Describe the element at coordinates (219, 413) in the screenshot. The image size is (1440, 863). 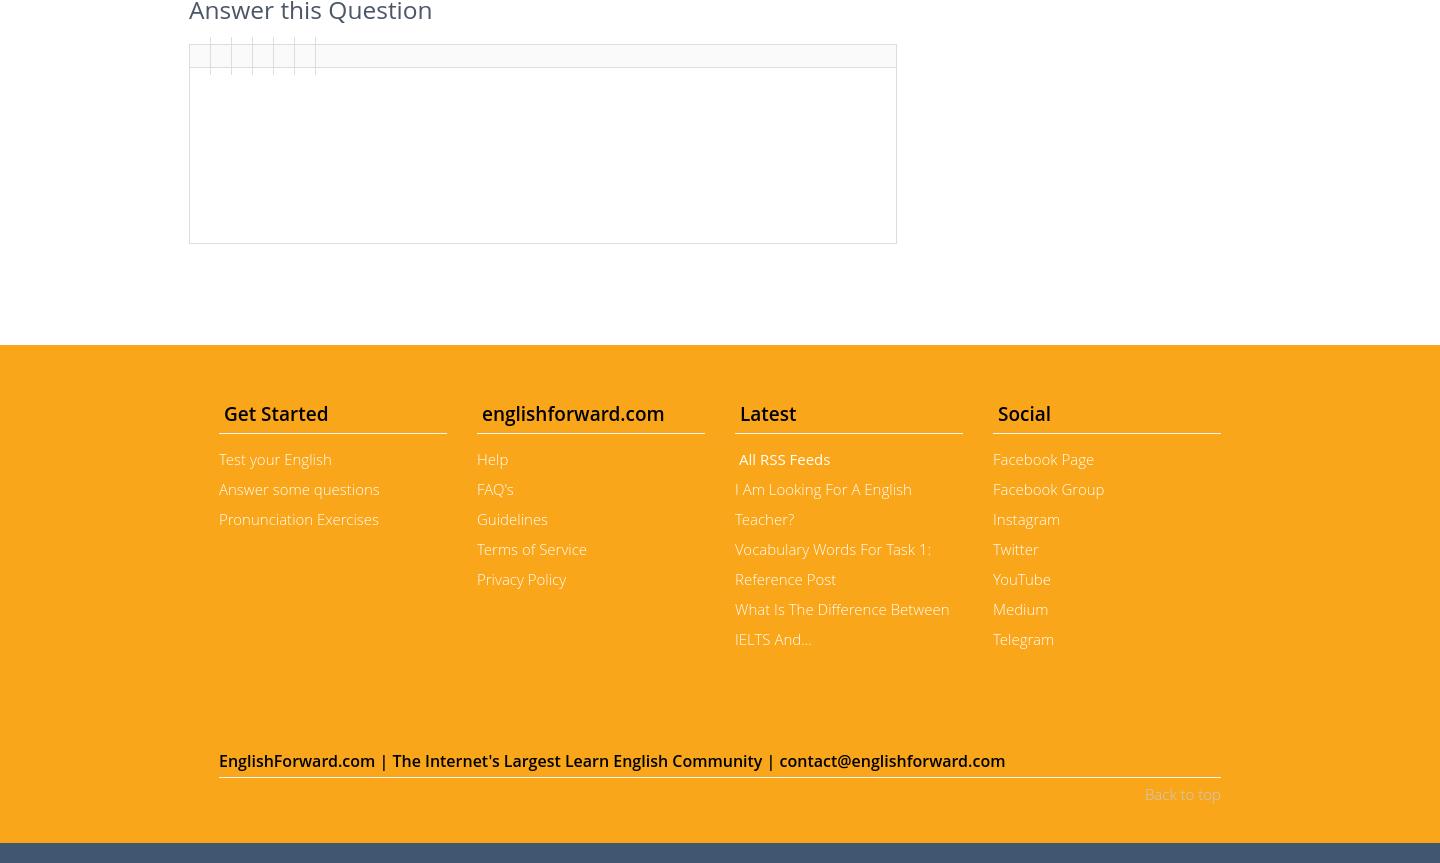
I see `'Get Started'` at that location.